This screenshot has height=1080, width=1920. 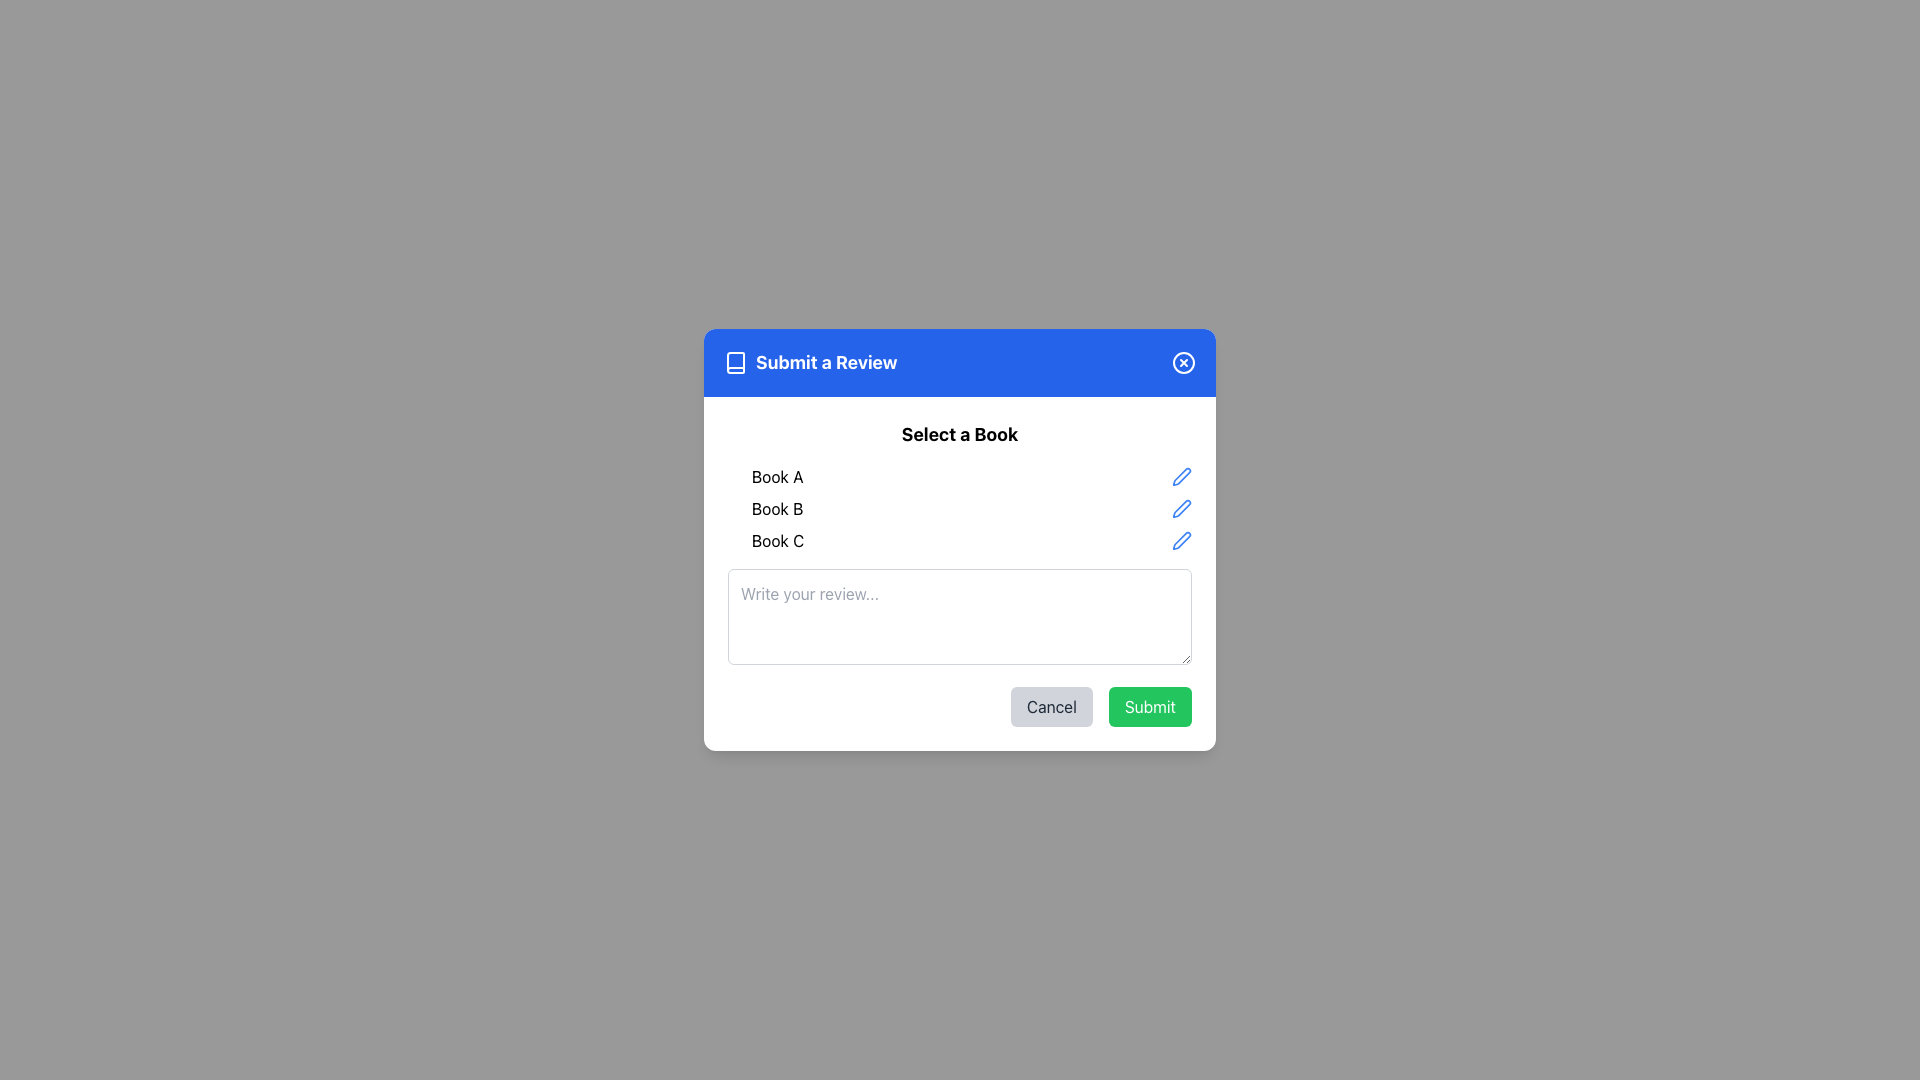 What do you see at coordinates (1181, 507) in the screenshot?
I see `the blue pen icon located to the right of the label 'Book B'` at bounding box center [1181, 507].